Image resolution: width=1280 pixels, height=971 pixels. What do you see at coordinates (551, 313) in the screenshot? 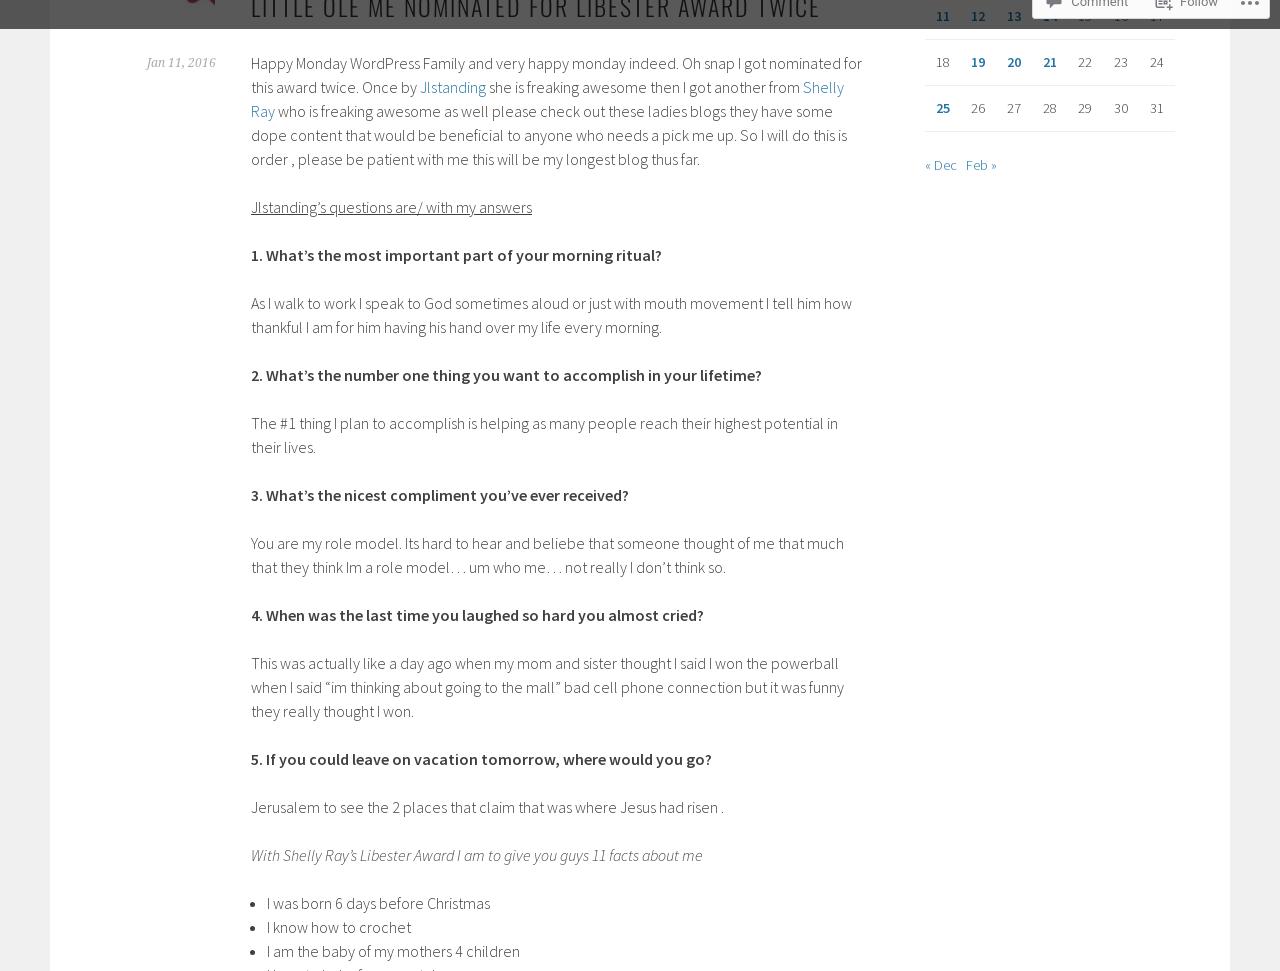
I see `'As I walk to work I speak to God sometimes aloud or just with mouth movement I tell him how thankful I am for him having his hand over my life every morning.'` at bounding box center [551, 313].